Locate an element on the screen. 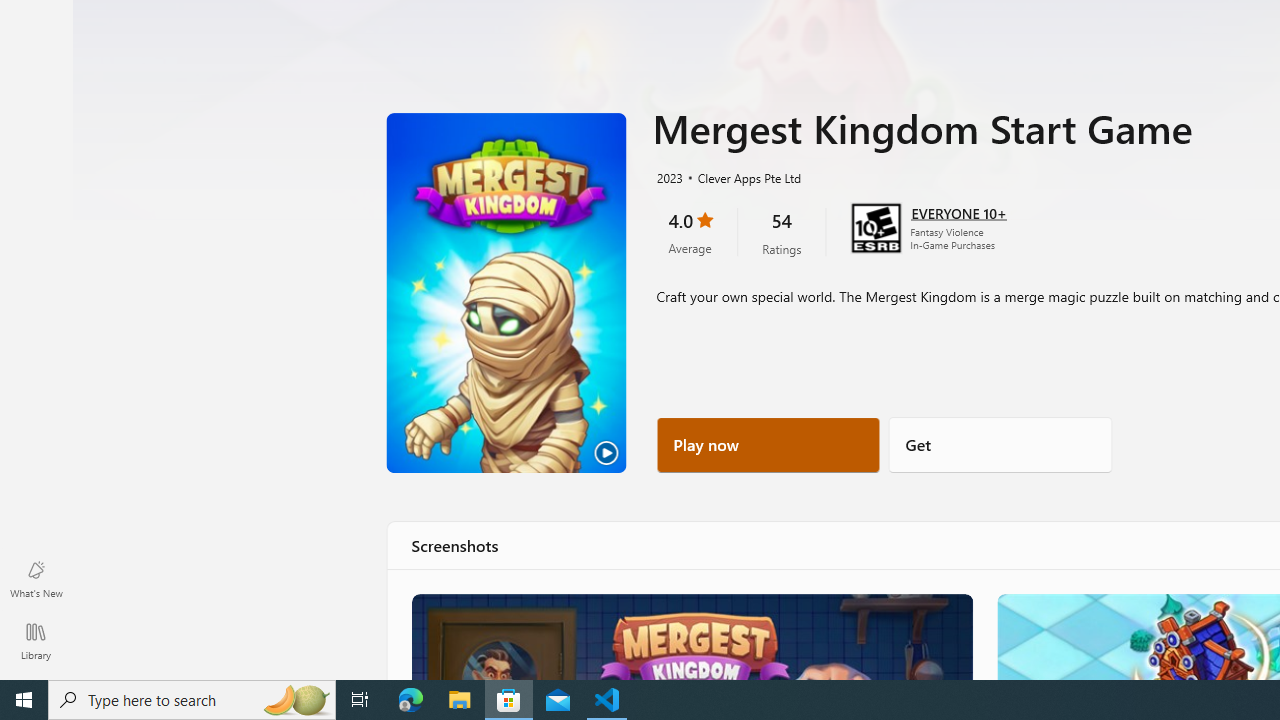 The image size is (1280, 720). 'Merge the way you want!' is located at coordinates (691, 636).